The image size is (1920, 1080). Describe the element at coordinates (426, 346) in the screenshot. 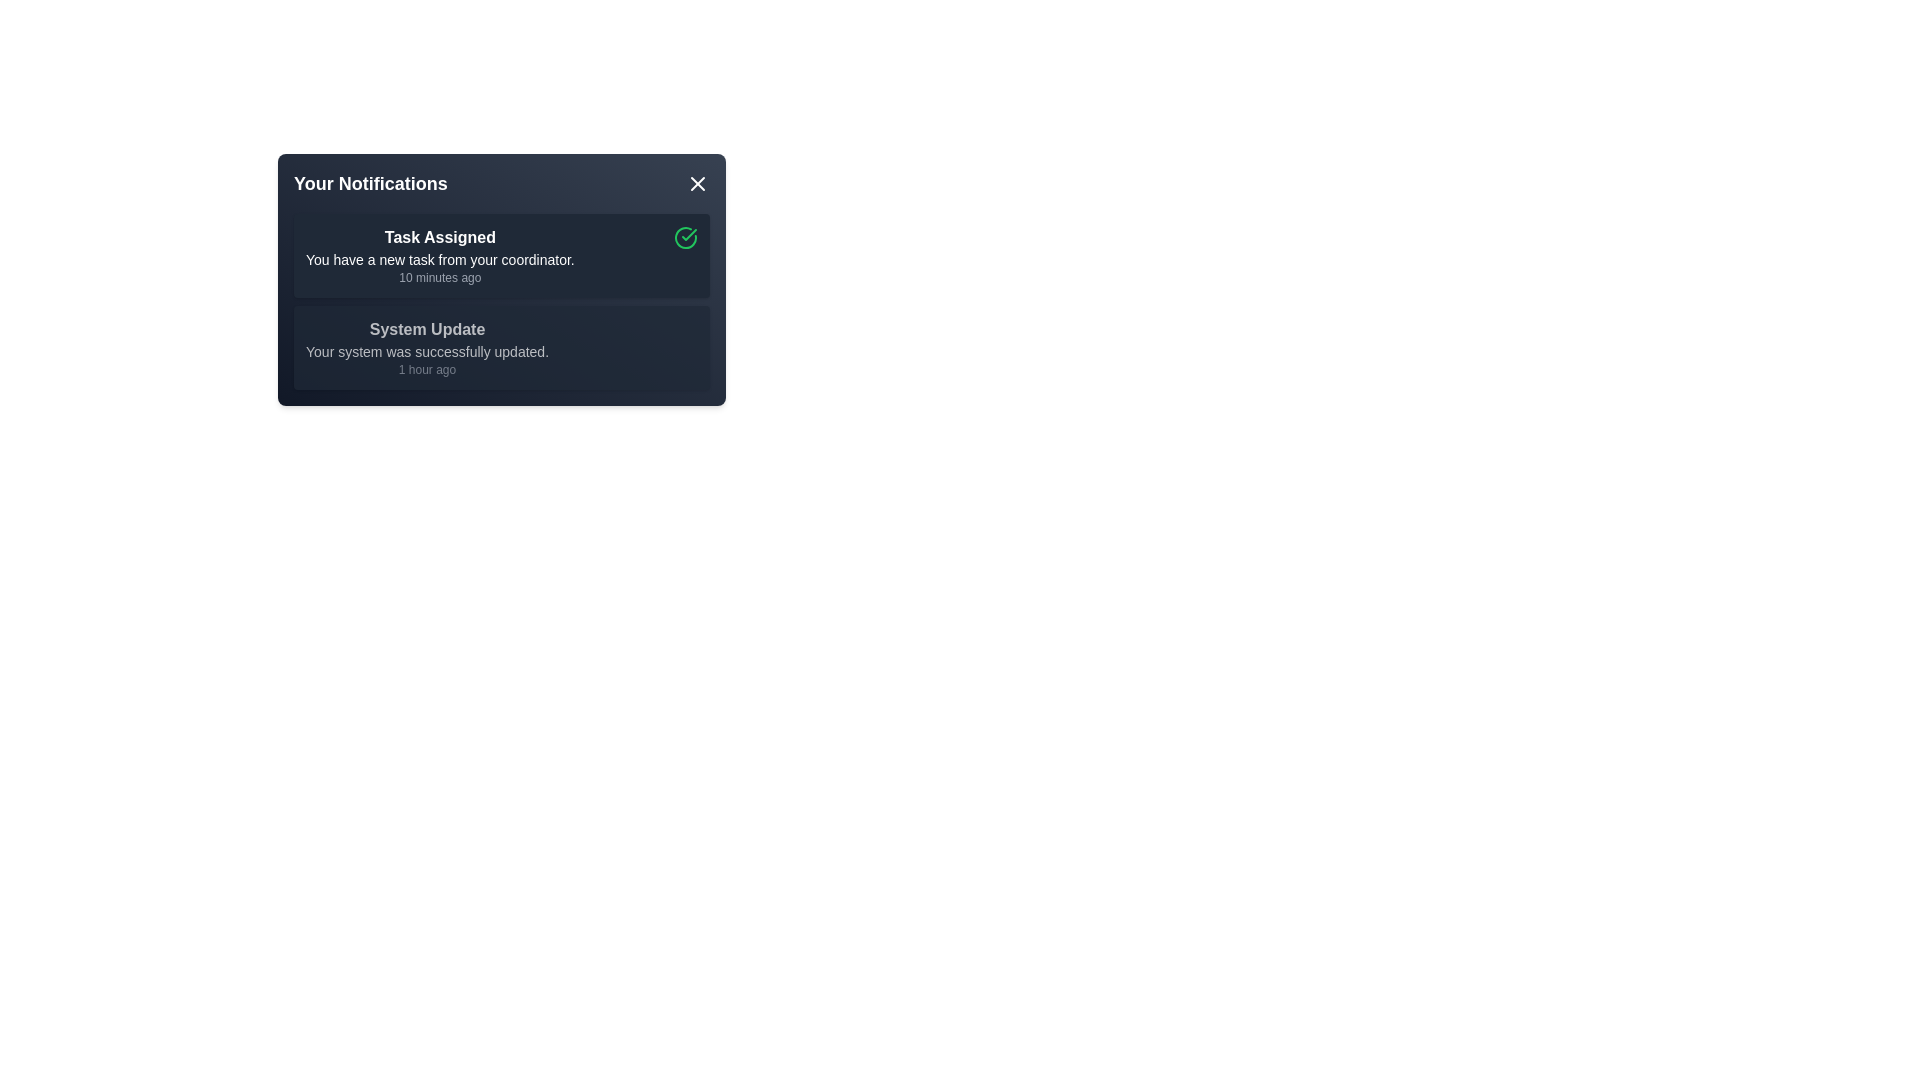

I see `text content of the second notification item in the 'Your Notifications' card, which displays a system update notification` at that location.